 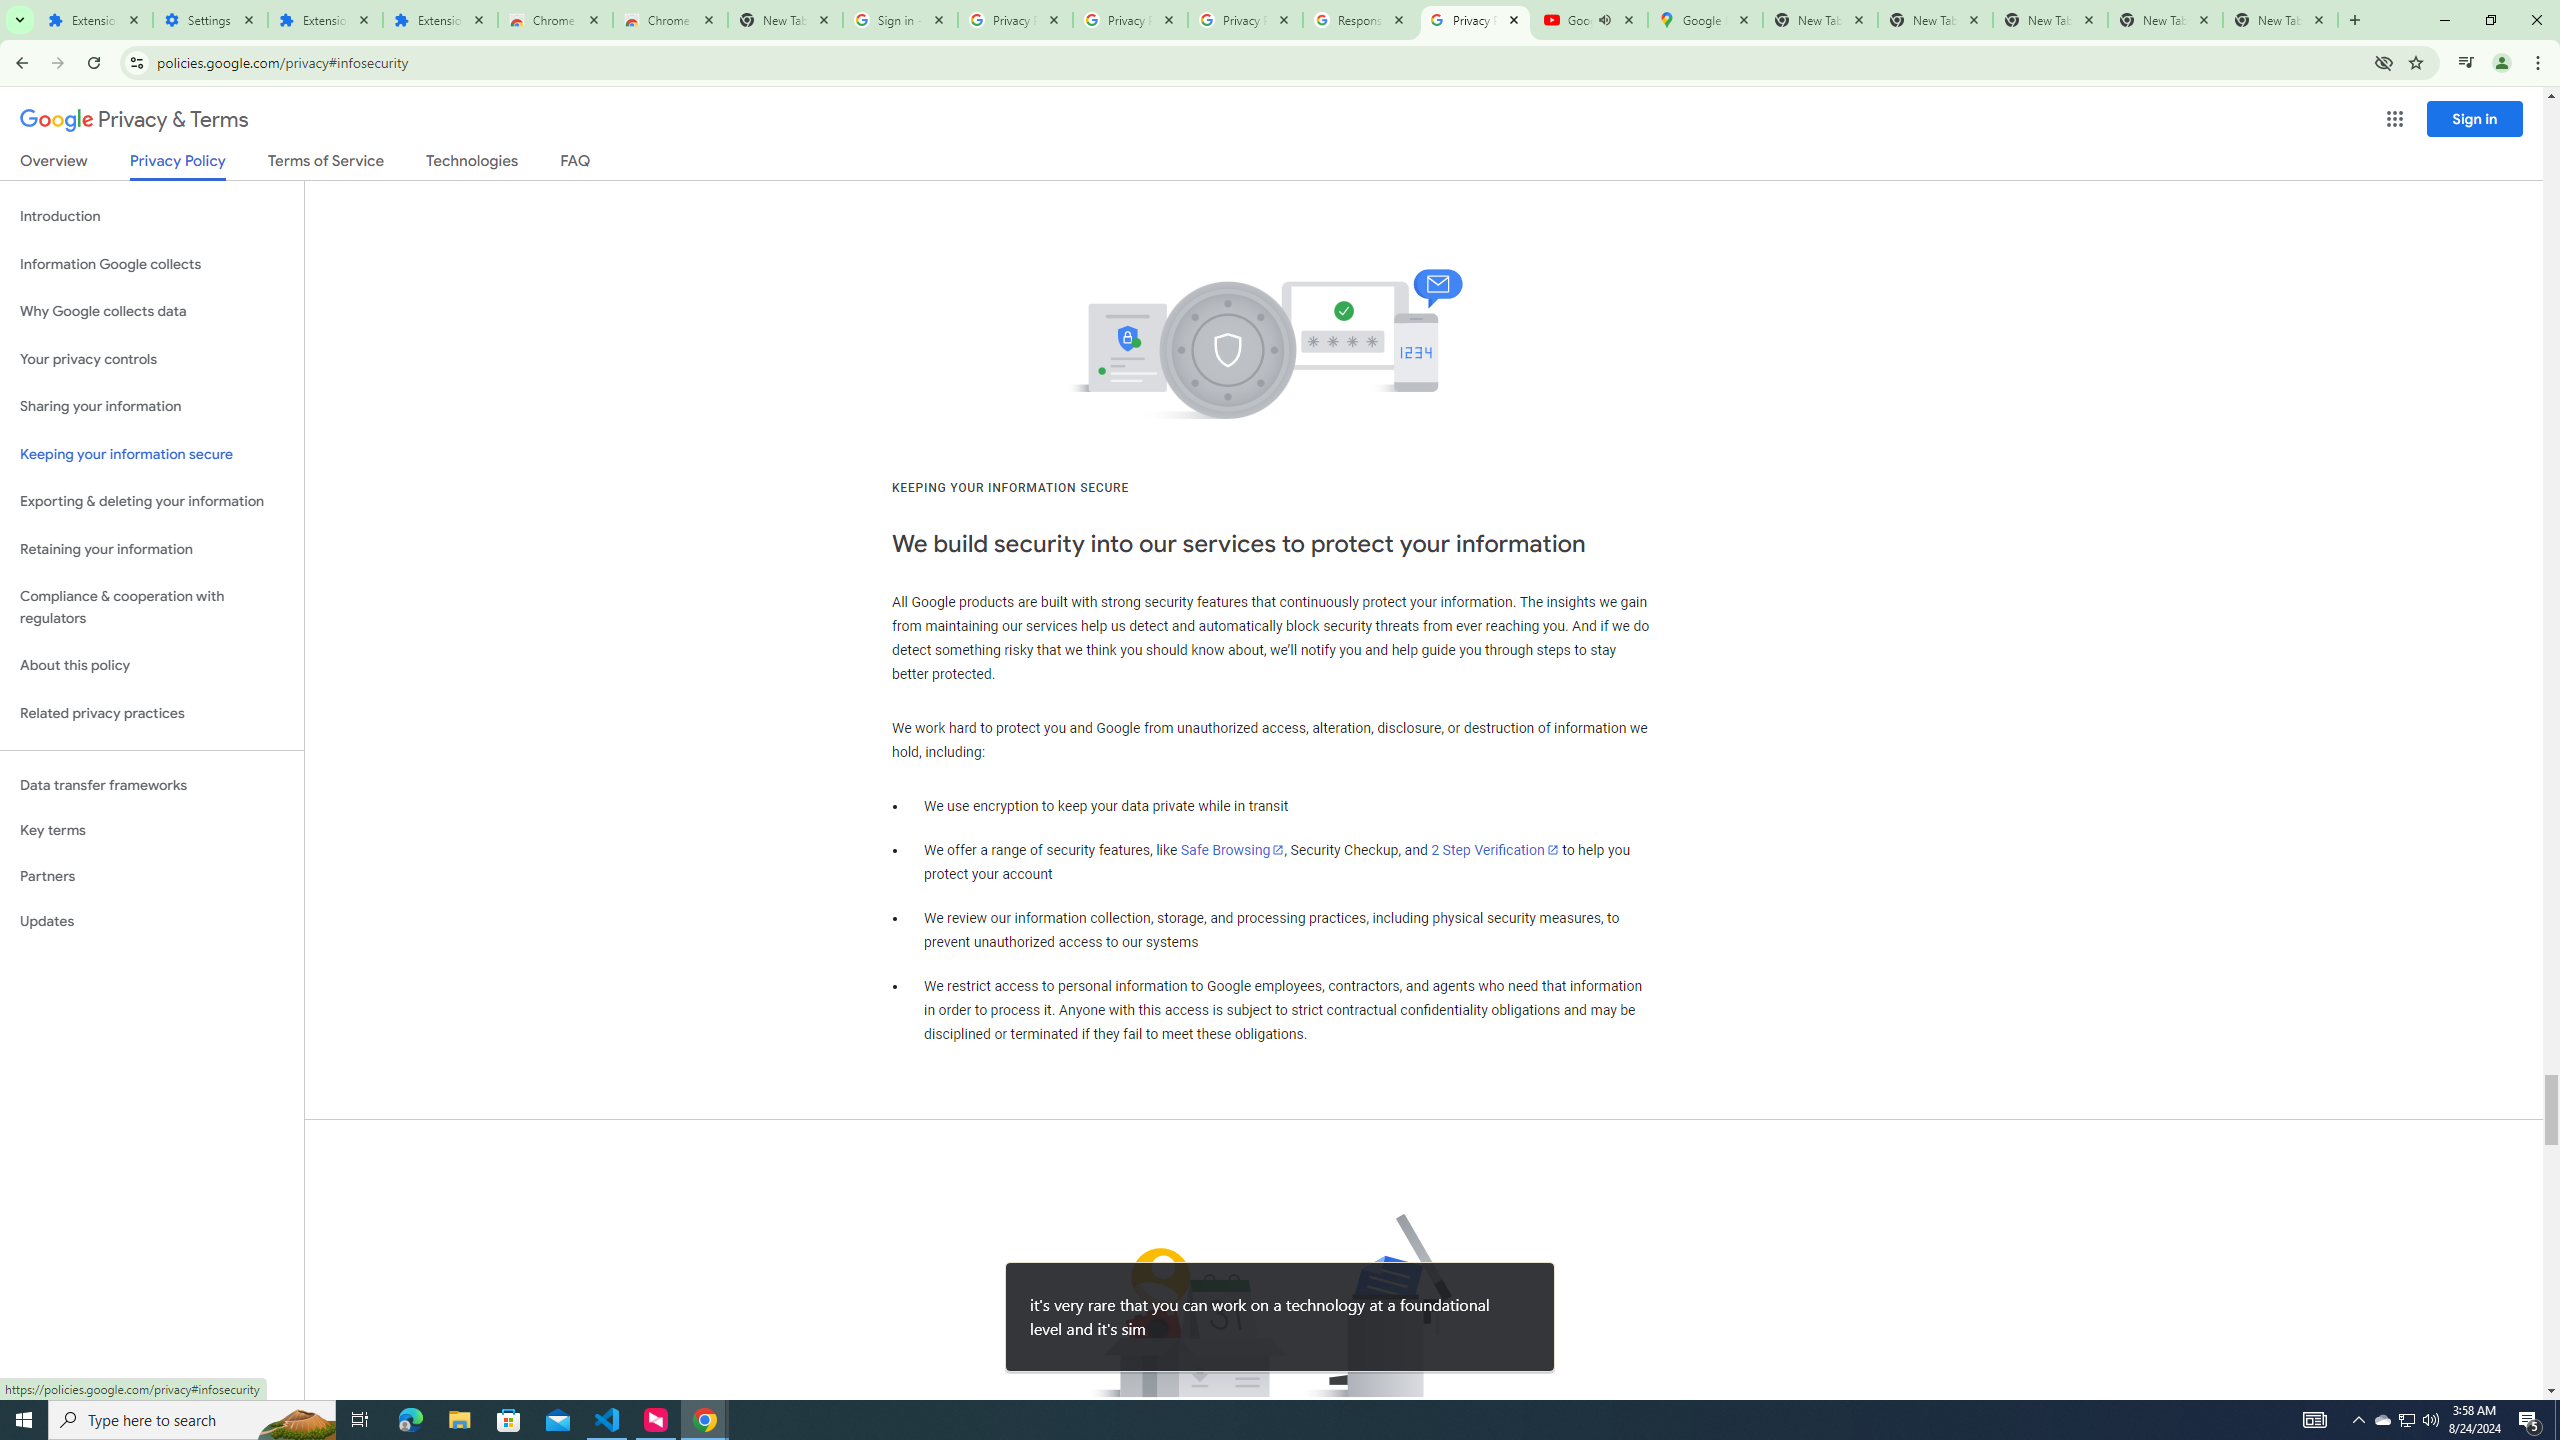 I want to click on 'Google Maps', so click(x=1703, y=19).